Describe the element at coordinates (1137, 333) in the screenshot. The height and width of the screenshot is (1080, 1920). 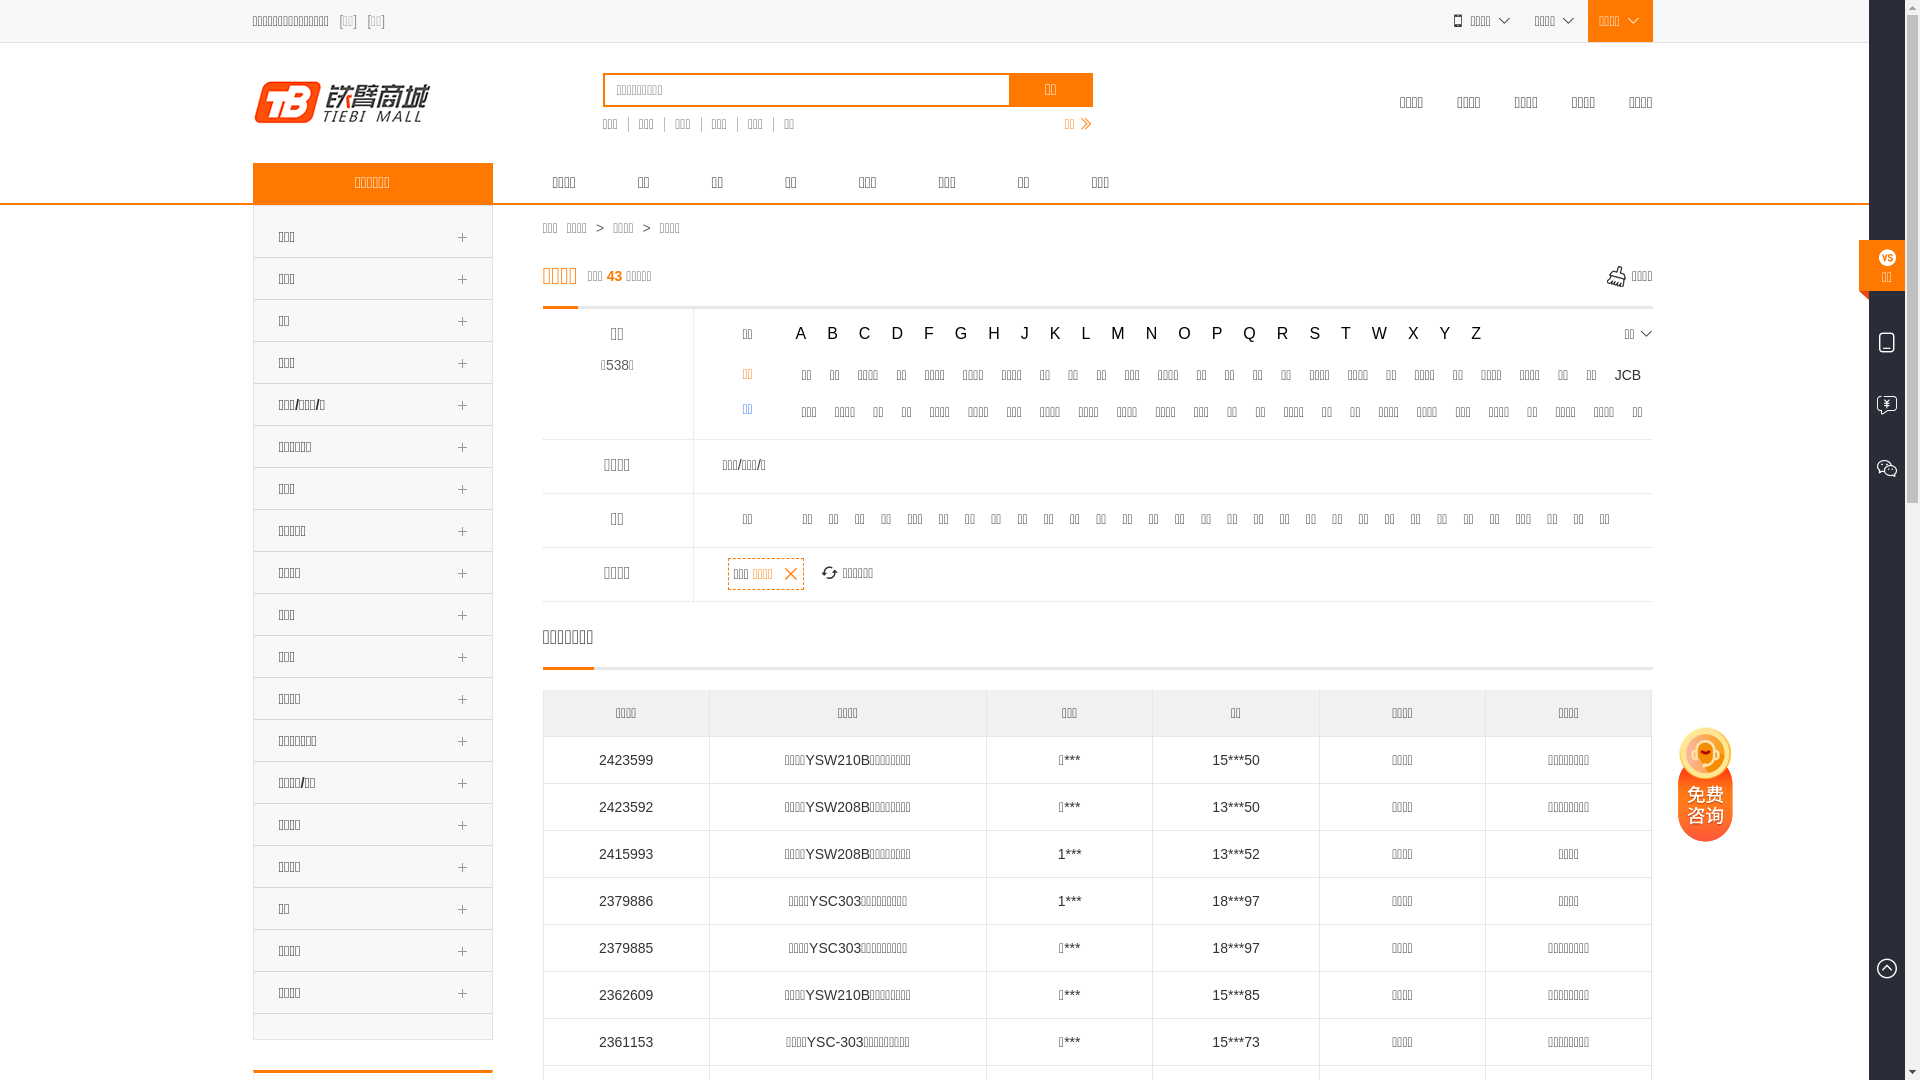
I see `'N'` at that location.